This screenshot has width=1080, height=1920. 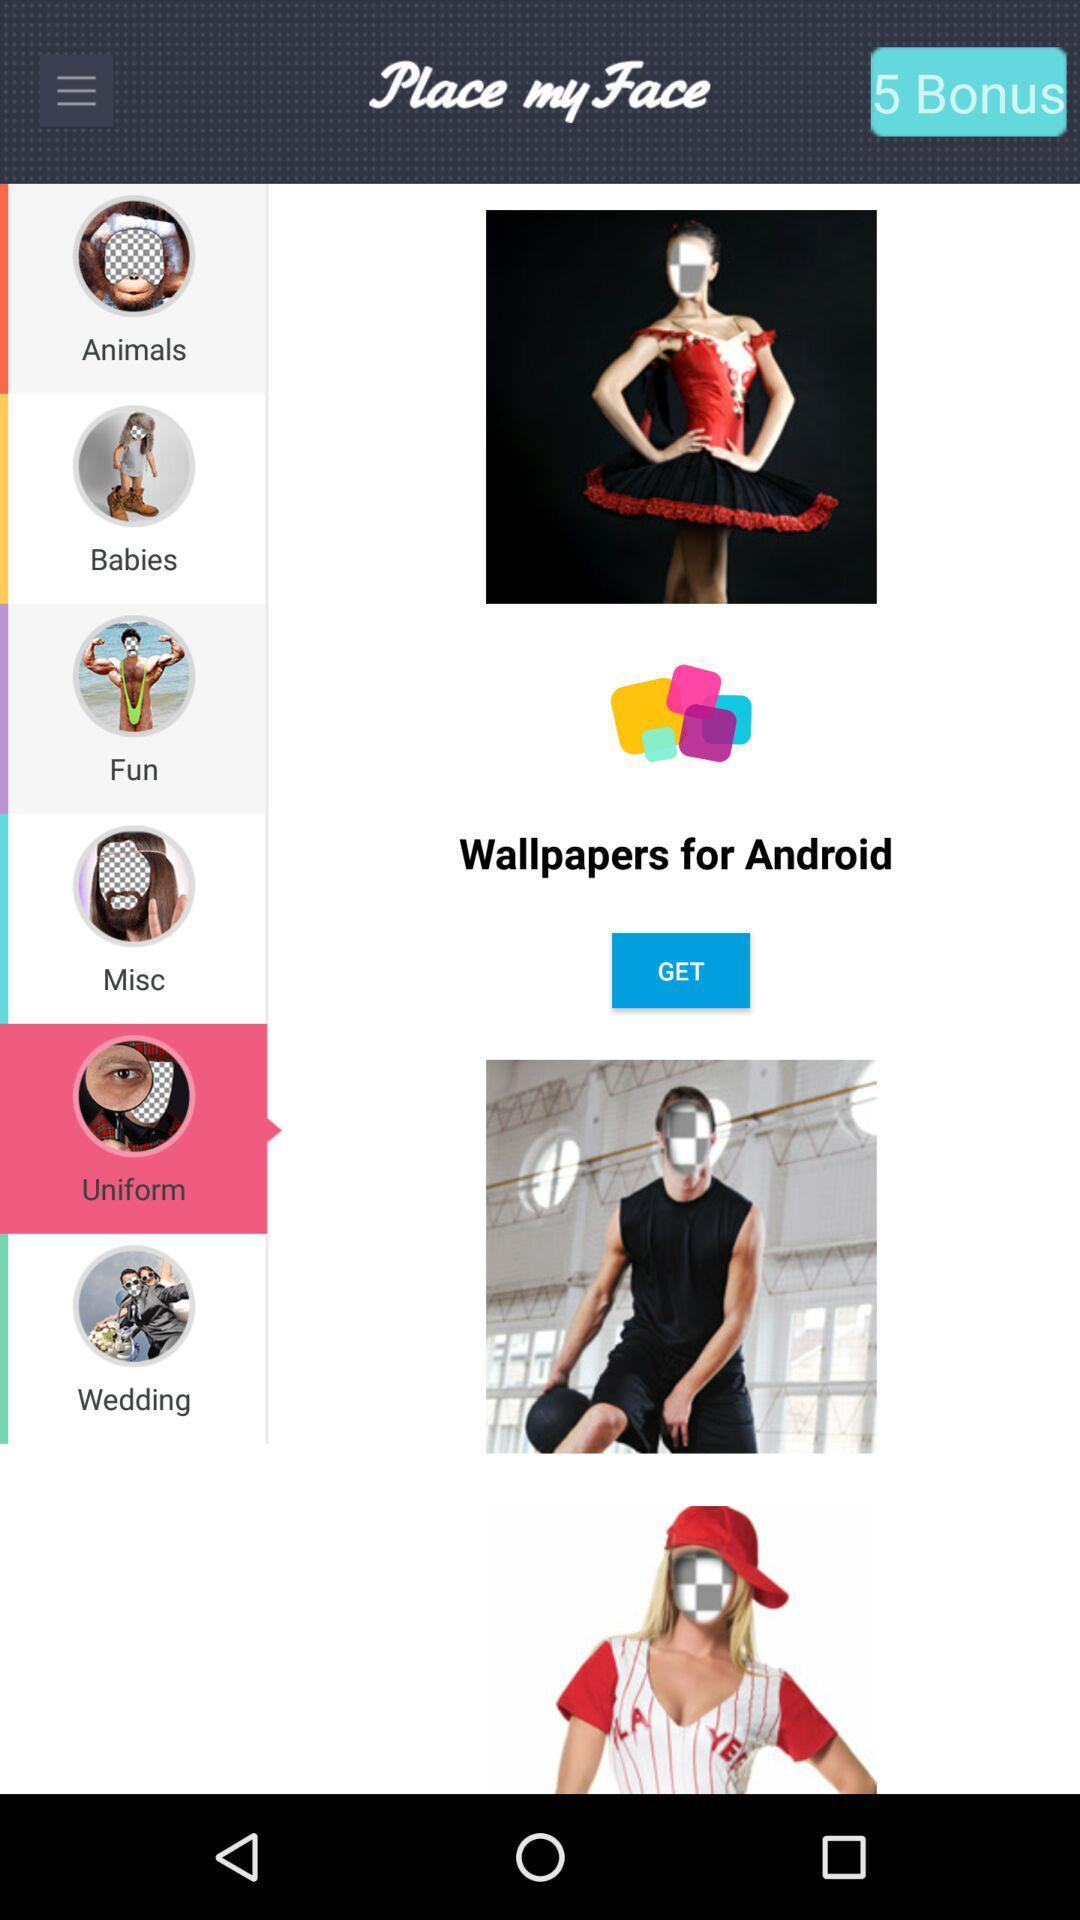 I want to click on background color, so click(x=680, y=714).